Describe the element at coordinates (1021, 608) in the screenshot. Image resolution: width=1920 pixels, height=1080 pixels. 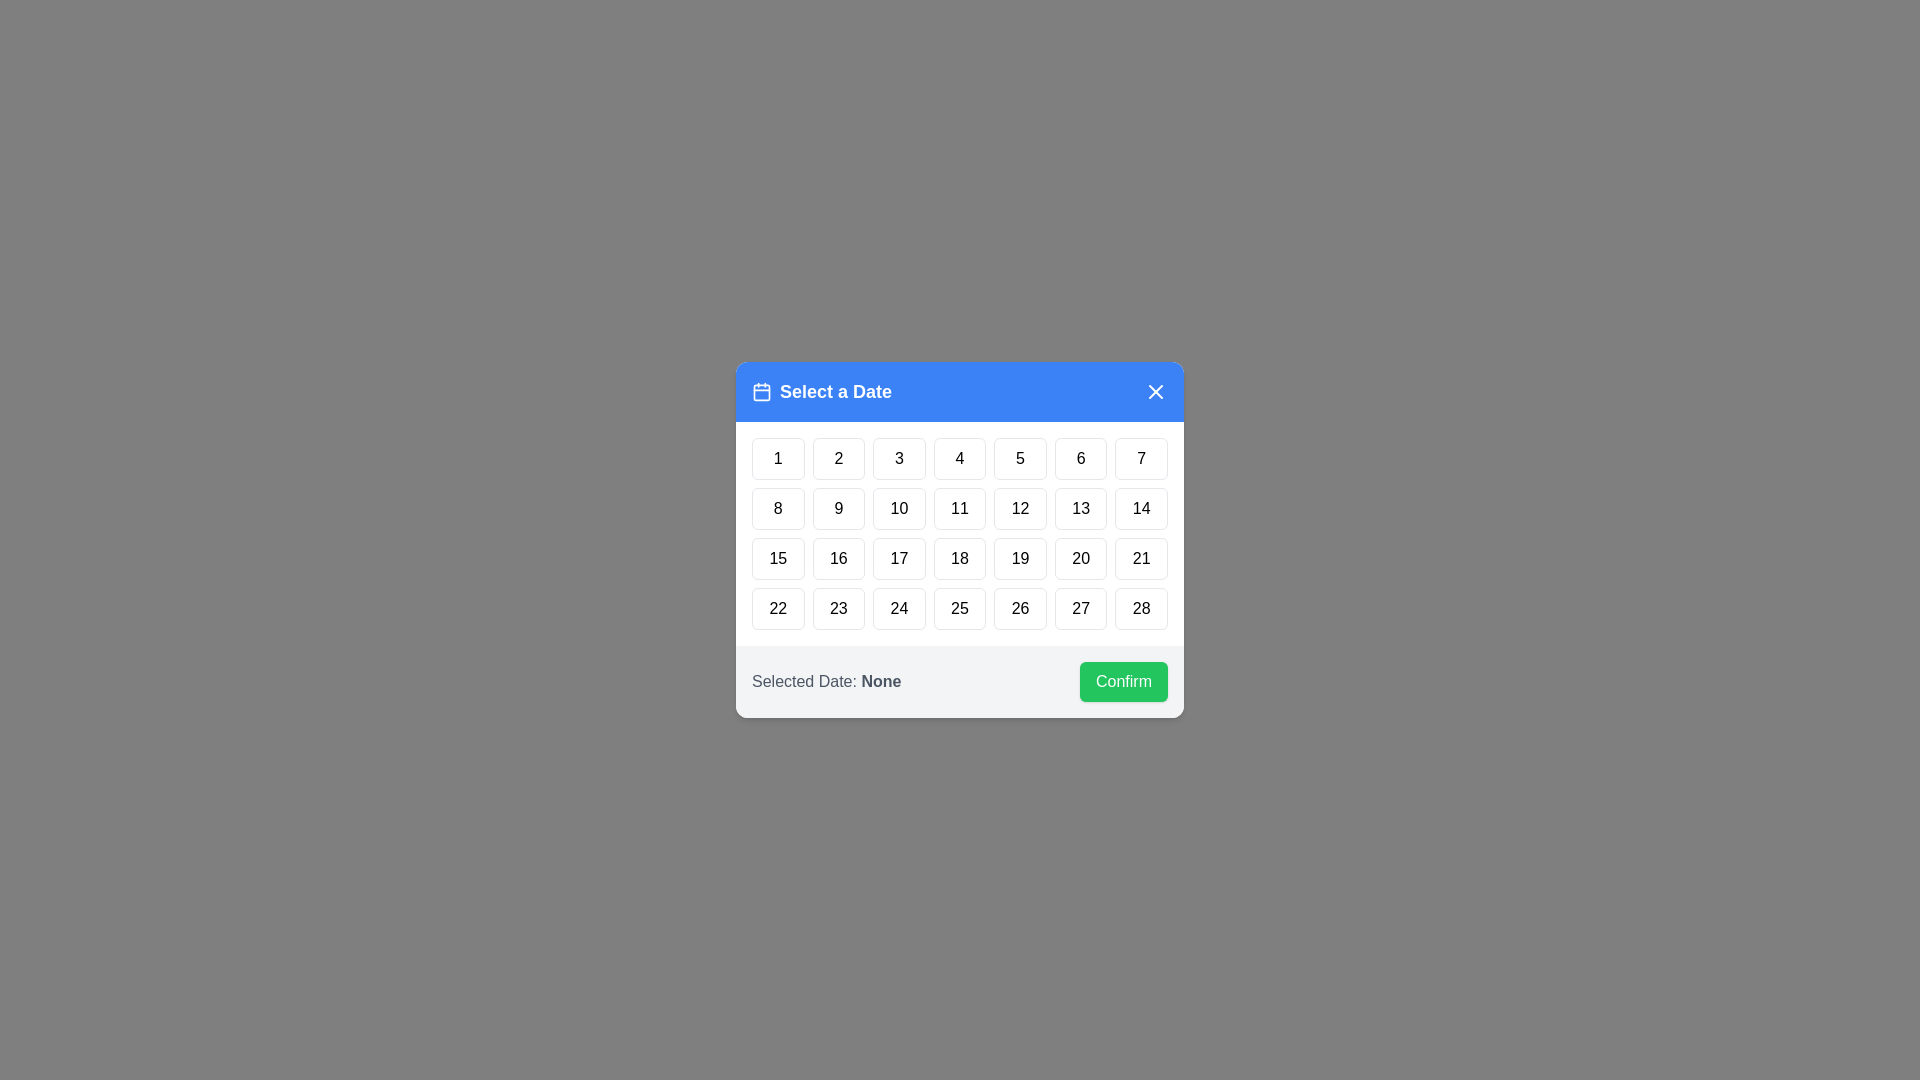
I see `the button representing the day 26 to select that date` at that location.